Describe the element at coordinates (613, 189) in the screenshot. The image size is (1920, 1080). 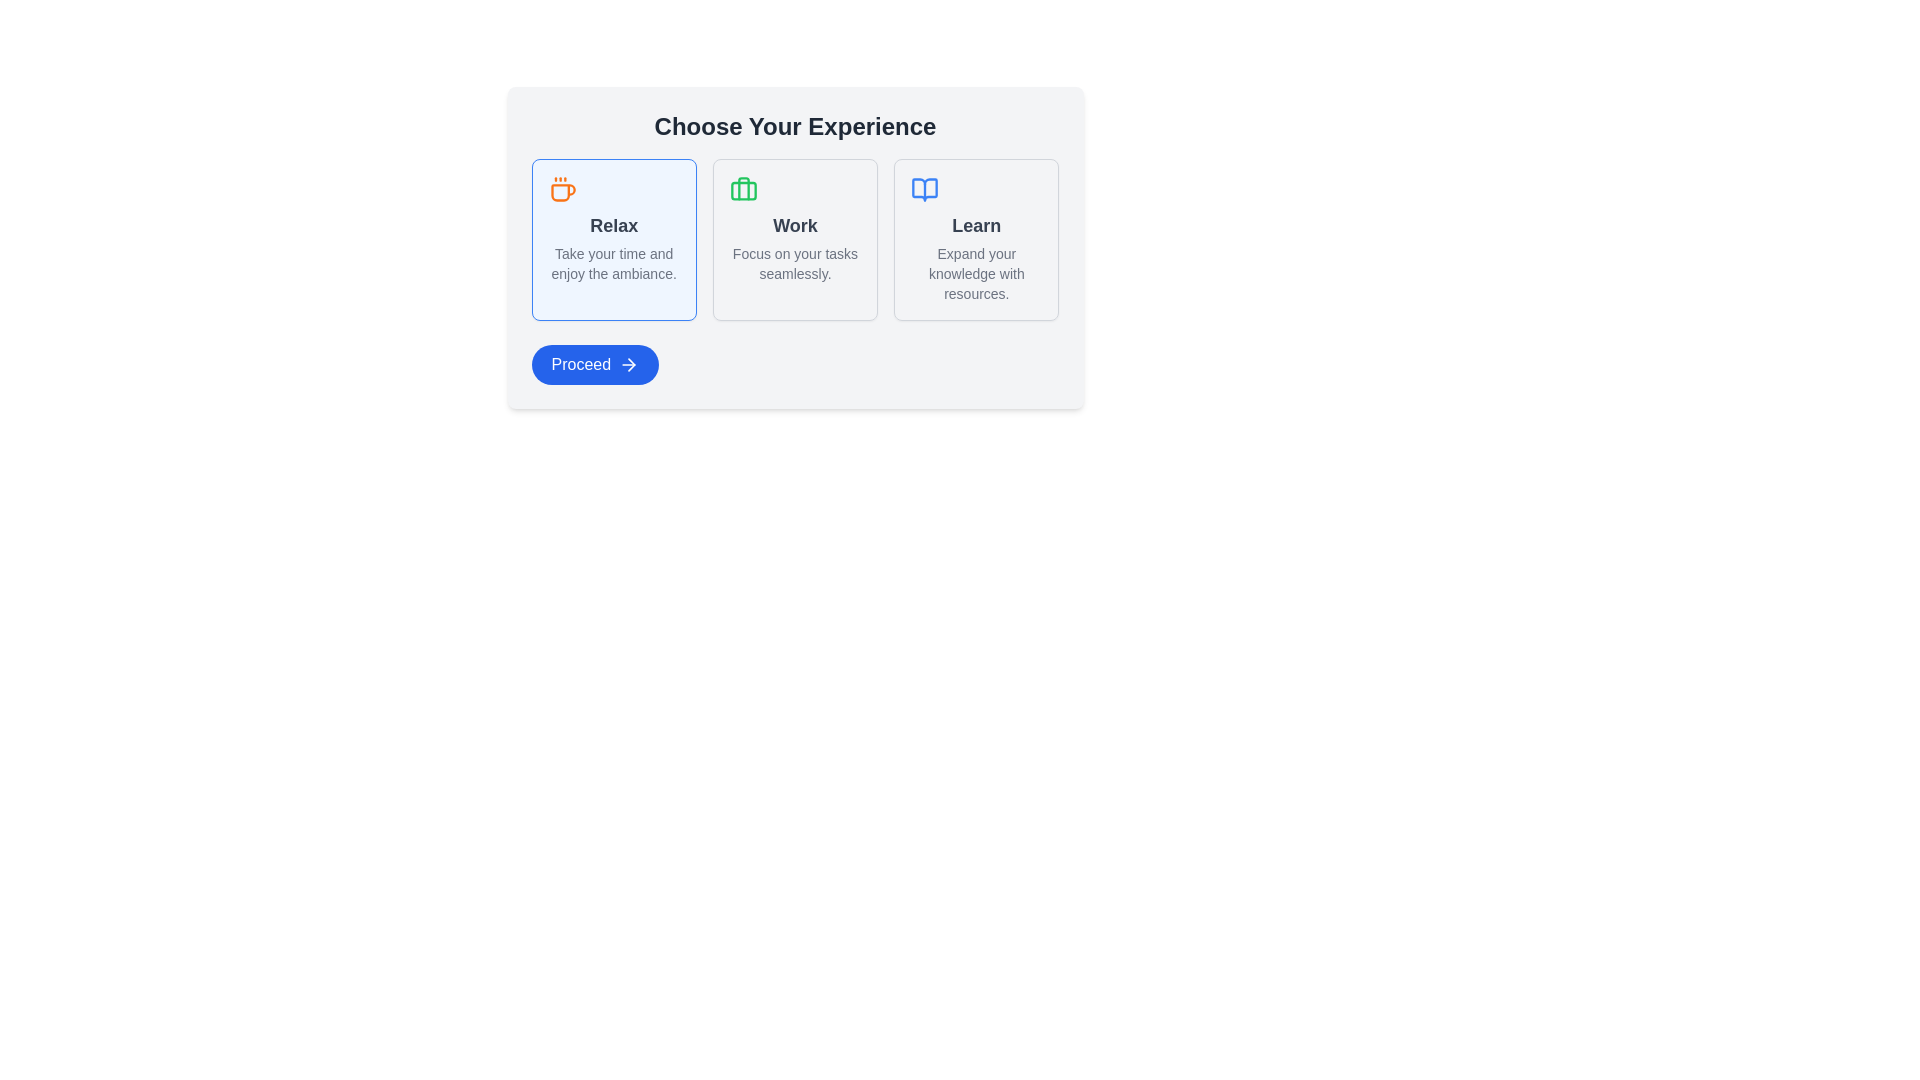
I see `the coffee cup icon representing the 'Relax' option, positioned in the top left corner of the 'Relax' box` at that location.